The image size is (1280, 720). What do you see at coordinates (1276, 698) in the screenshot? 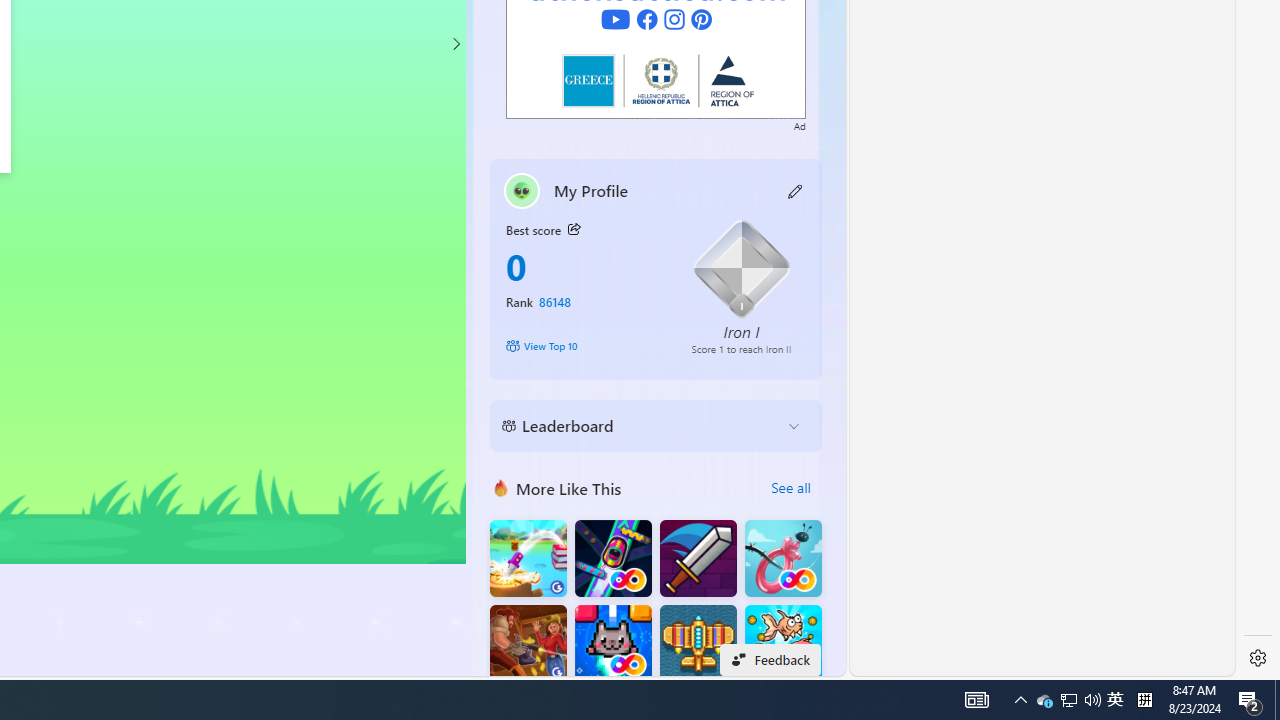
I see `'Show desktop'` at bounding box center [1276, 698].